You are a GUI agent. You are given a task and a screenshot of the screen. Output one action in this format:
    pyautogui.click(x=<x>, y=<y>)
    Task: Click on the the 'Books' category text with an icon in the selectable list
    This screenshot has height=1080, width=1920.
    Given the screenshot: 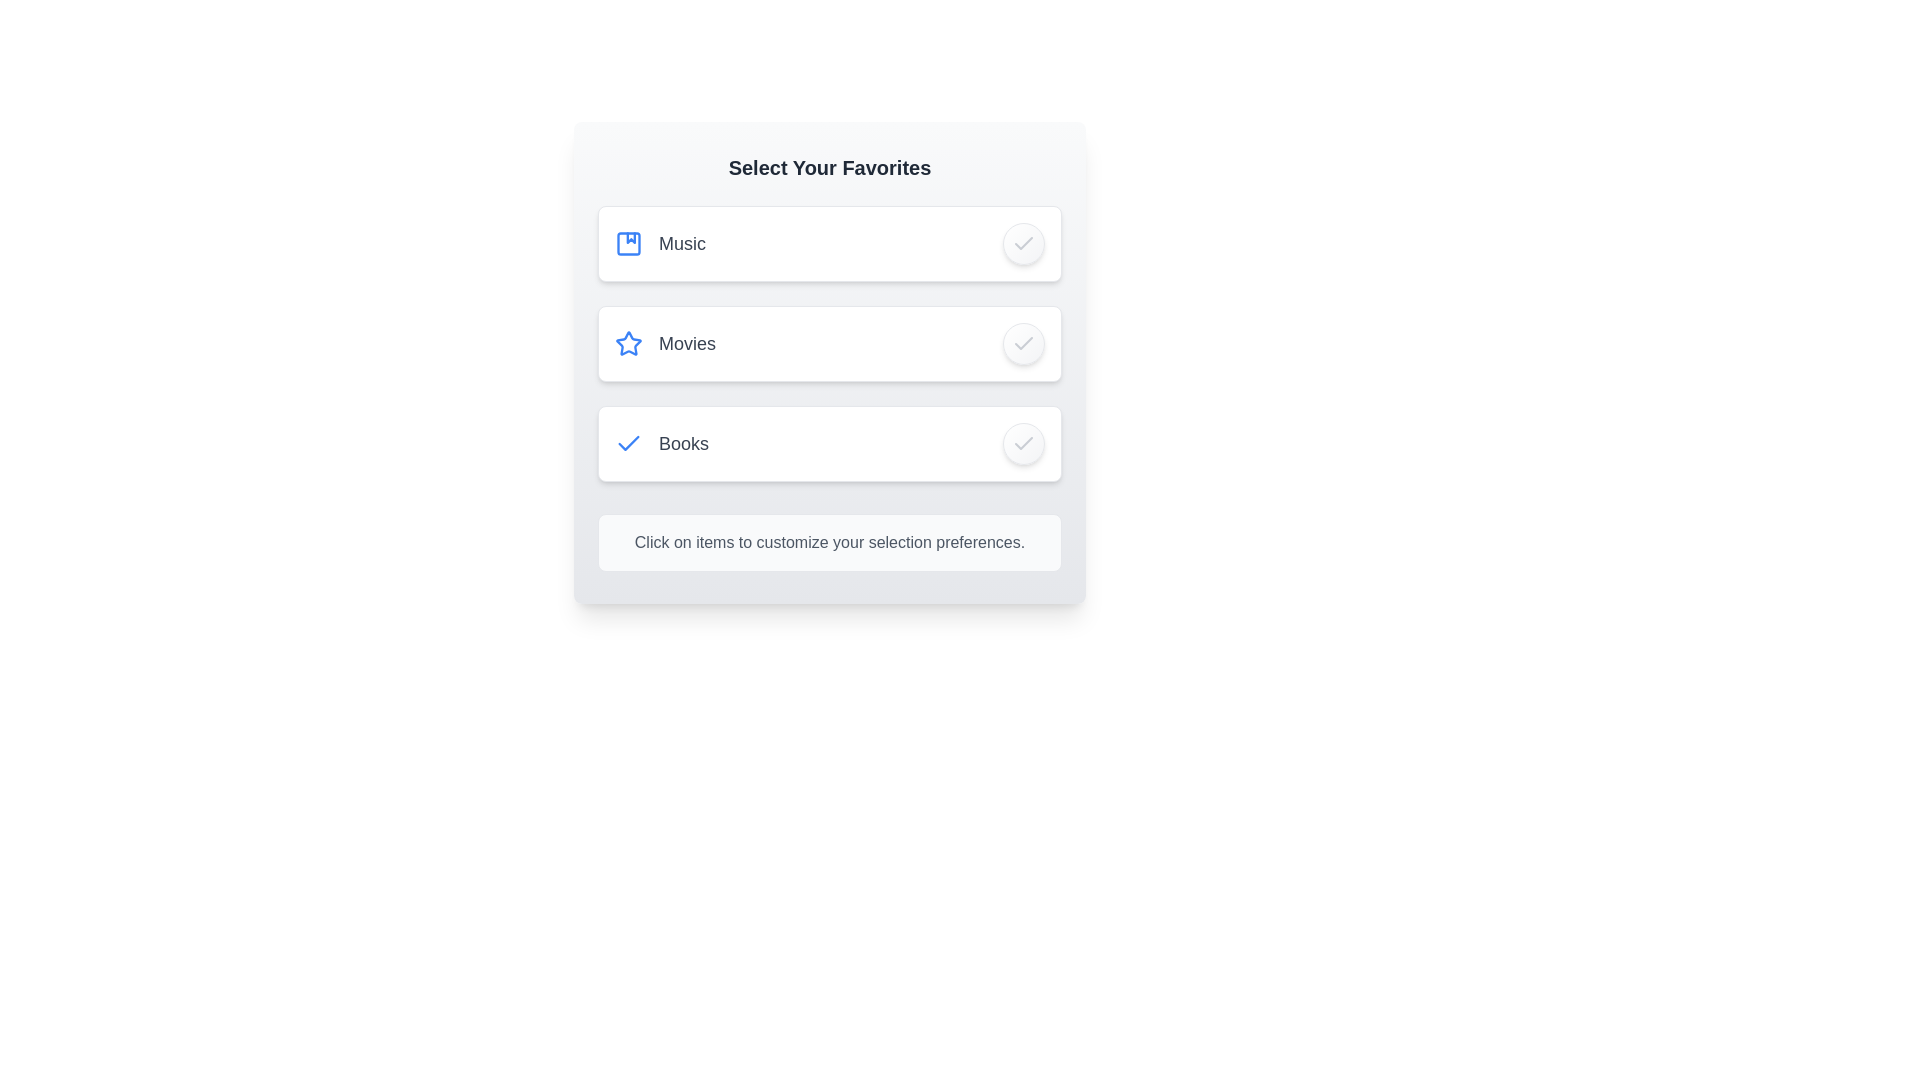 What is the action you would take?
    pyautogui.click(x=662, y=442)
    